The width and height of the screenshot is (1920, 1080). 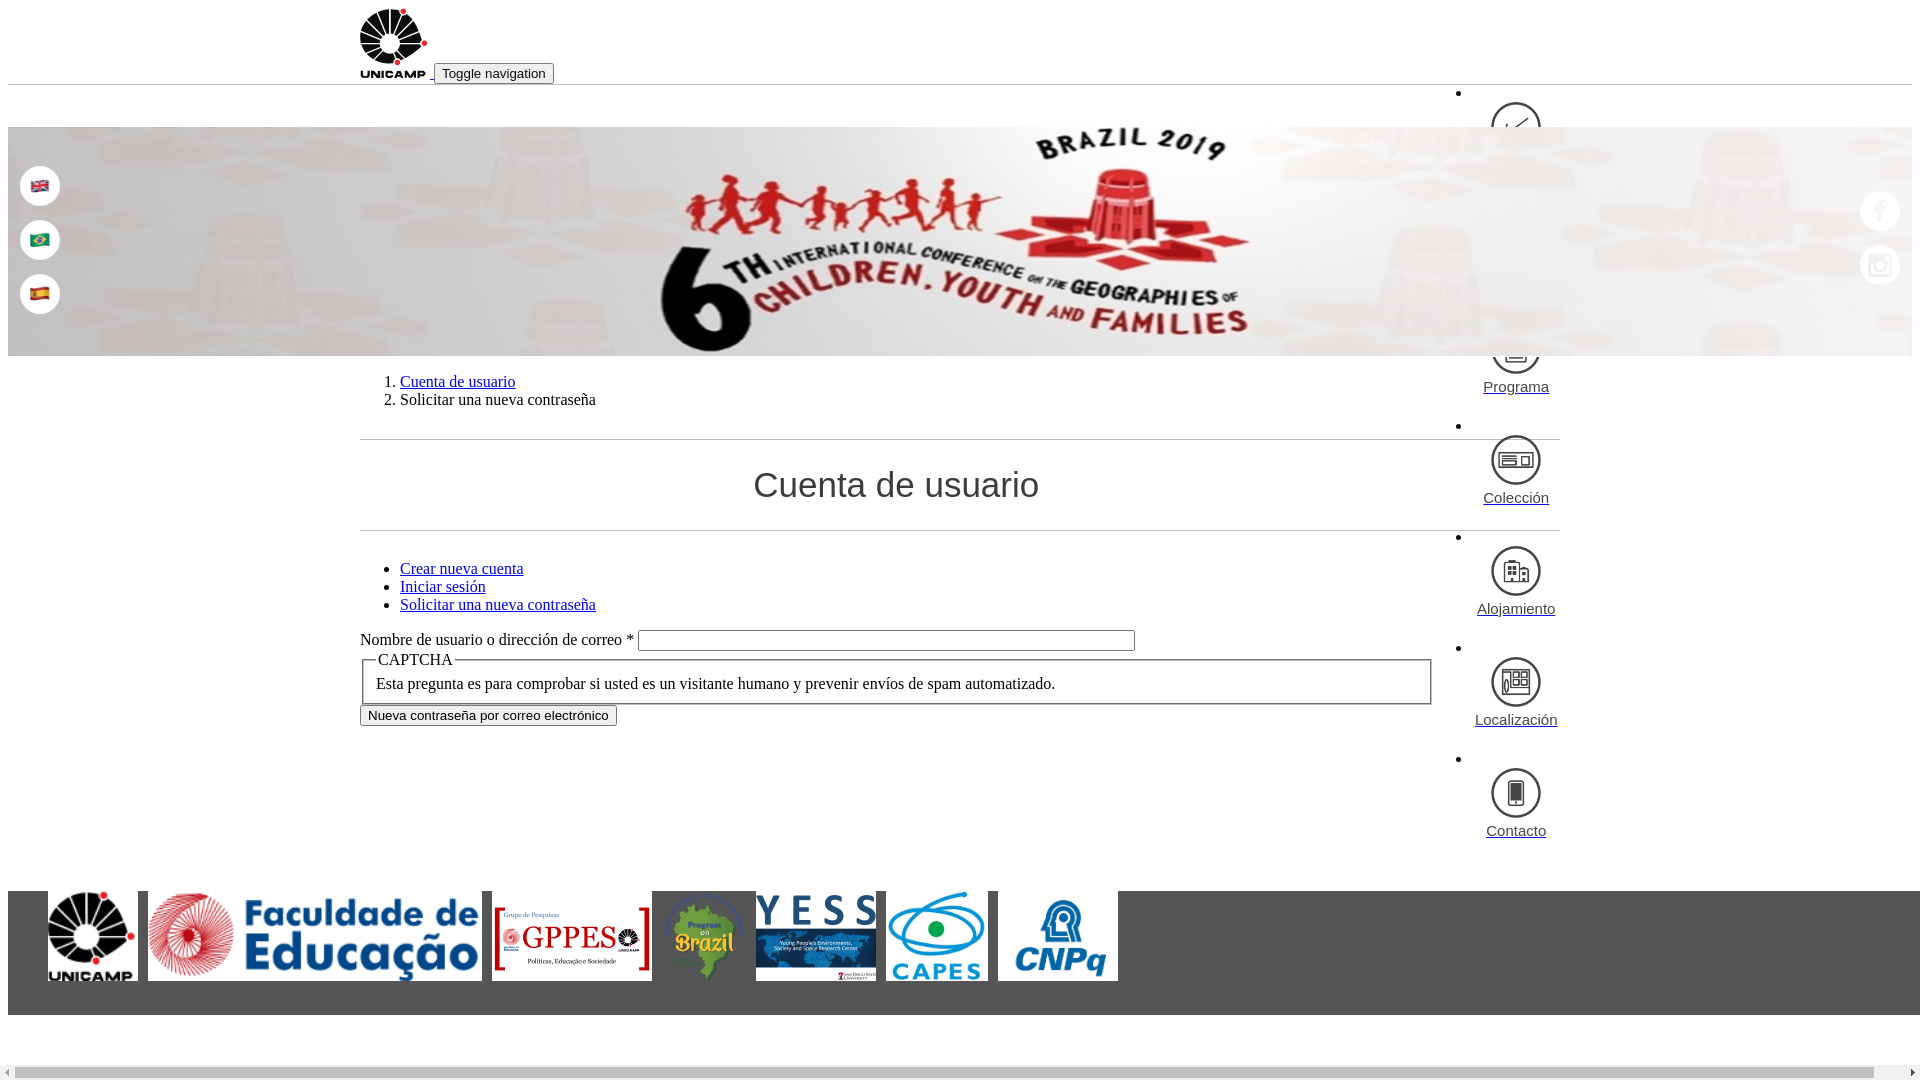 I want to click on 'Inicio', so click(x=397, y=71).